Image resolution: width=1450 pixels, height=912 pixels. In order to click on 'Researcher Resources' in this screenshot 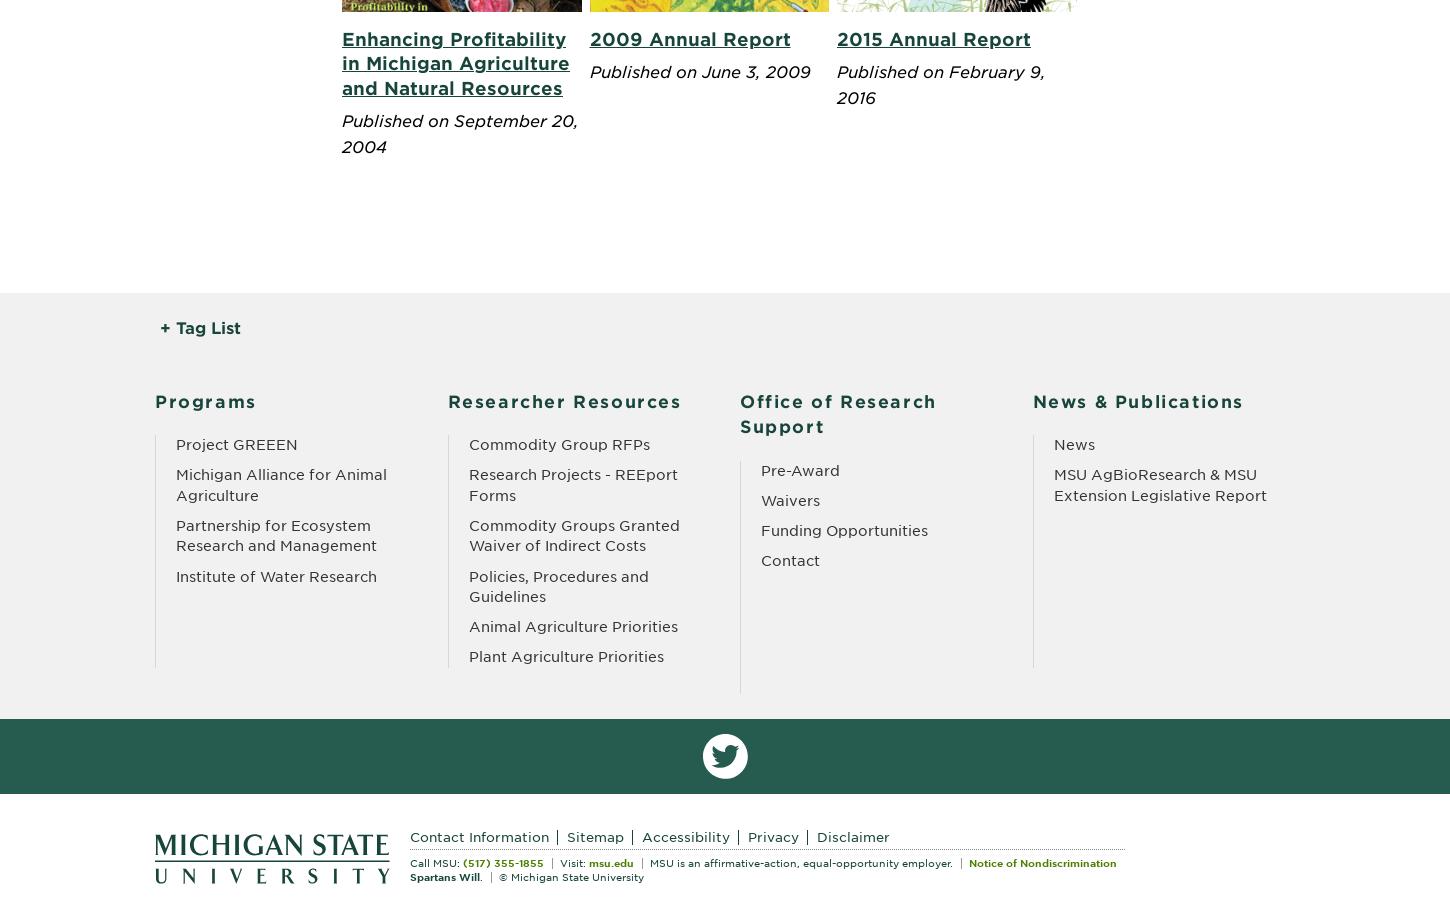, I will do `click(564, 401)`.